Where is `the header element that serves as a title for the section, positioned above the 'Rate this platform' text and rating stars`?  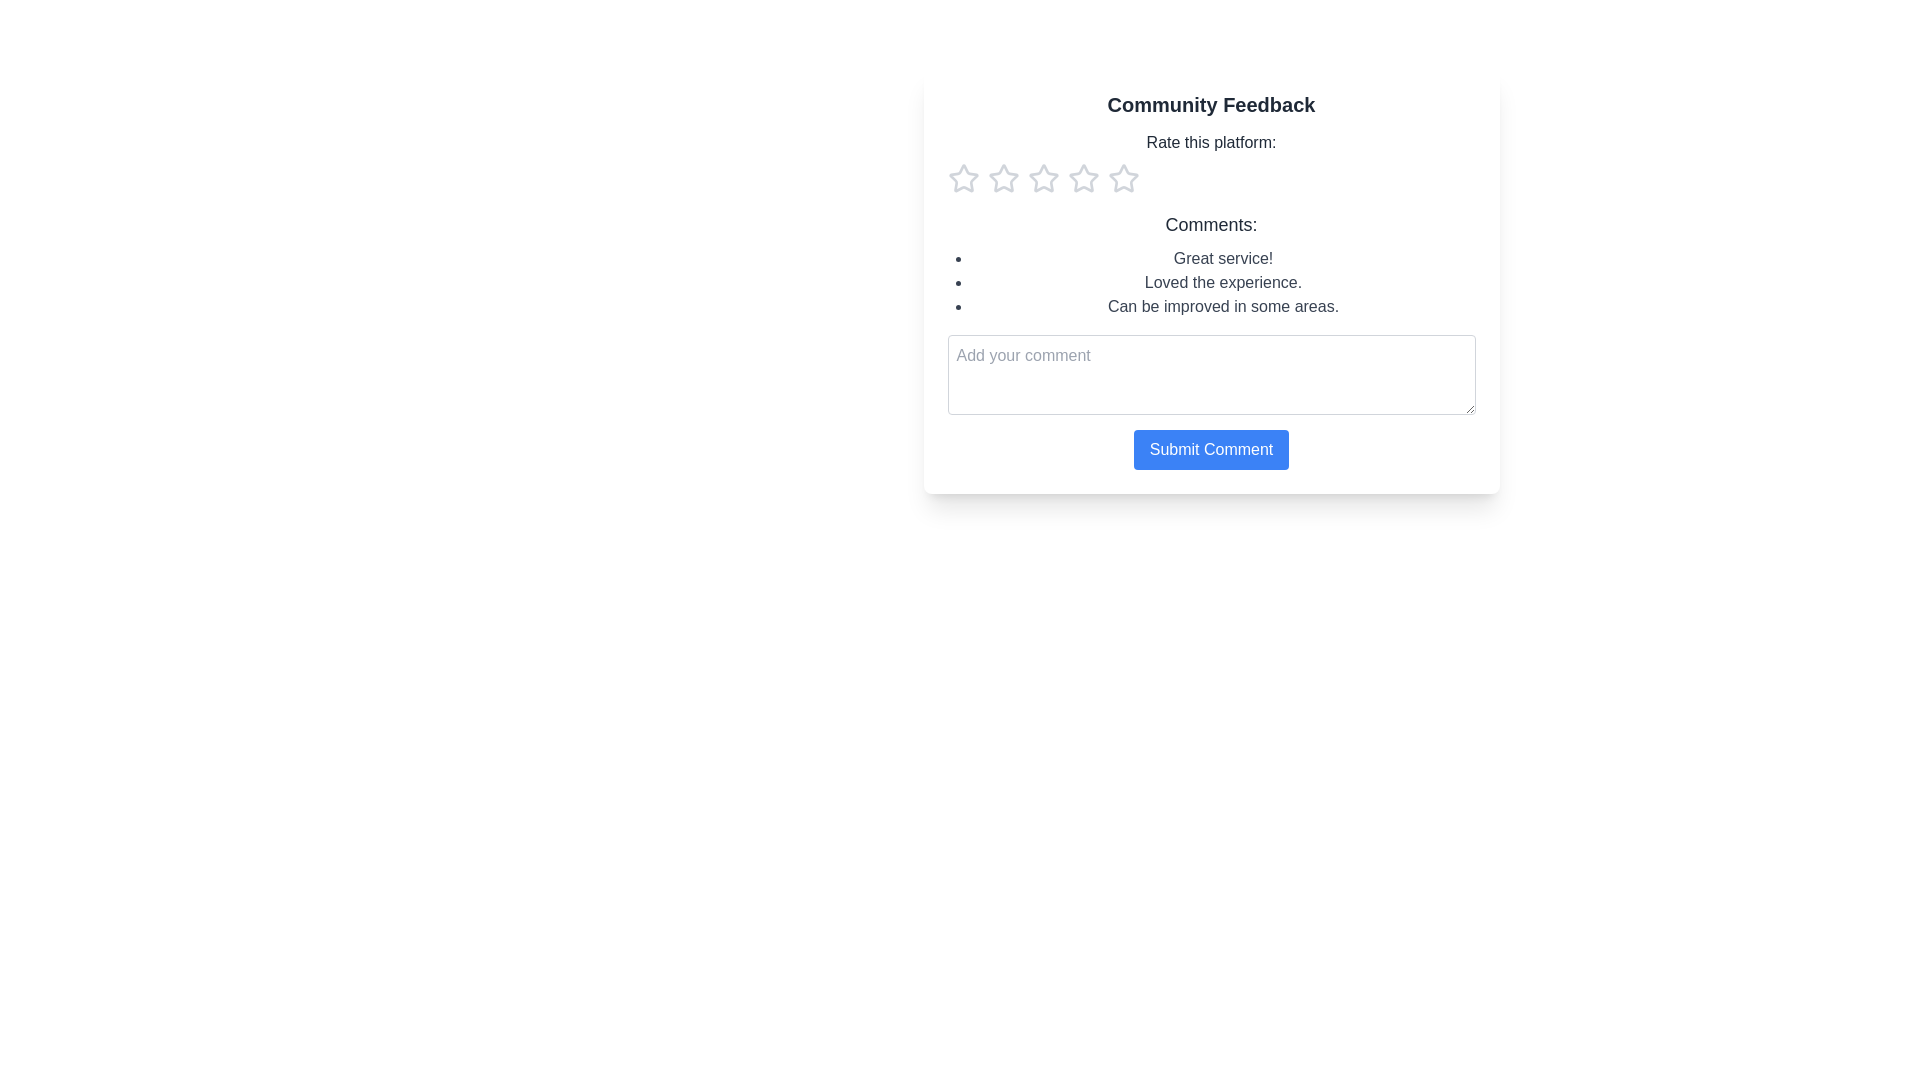 the header element that serves as a title for the section, positioned above the 'Rate this platform' text and rating stars is located at coordinates (1210, 104).